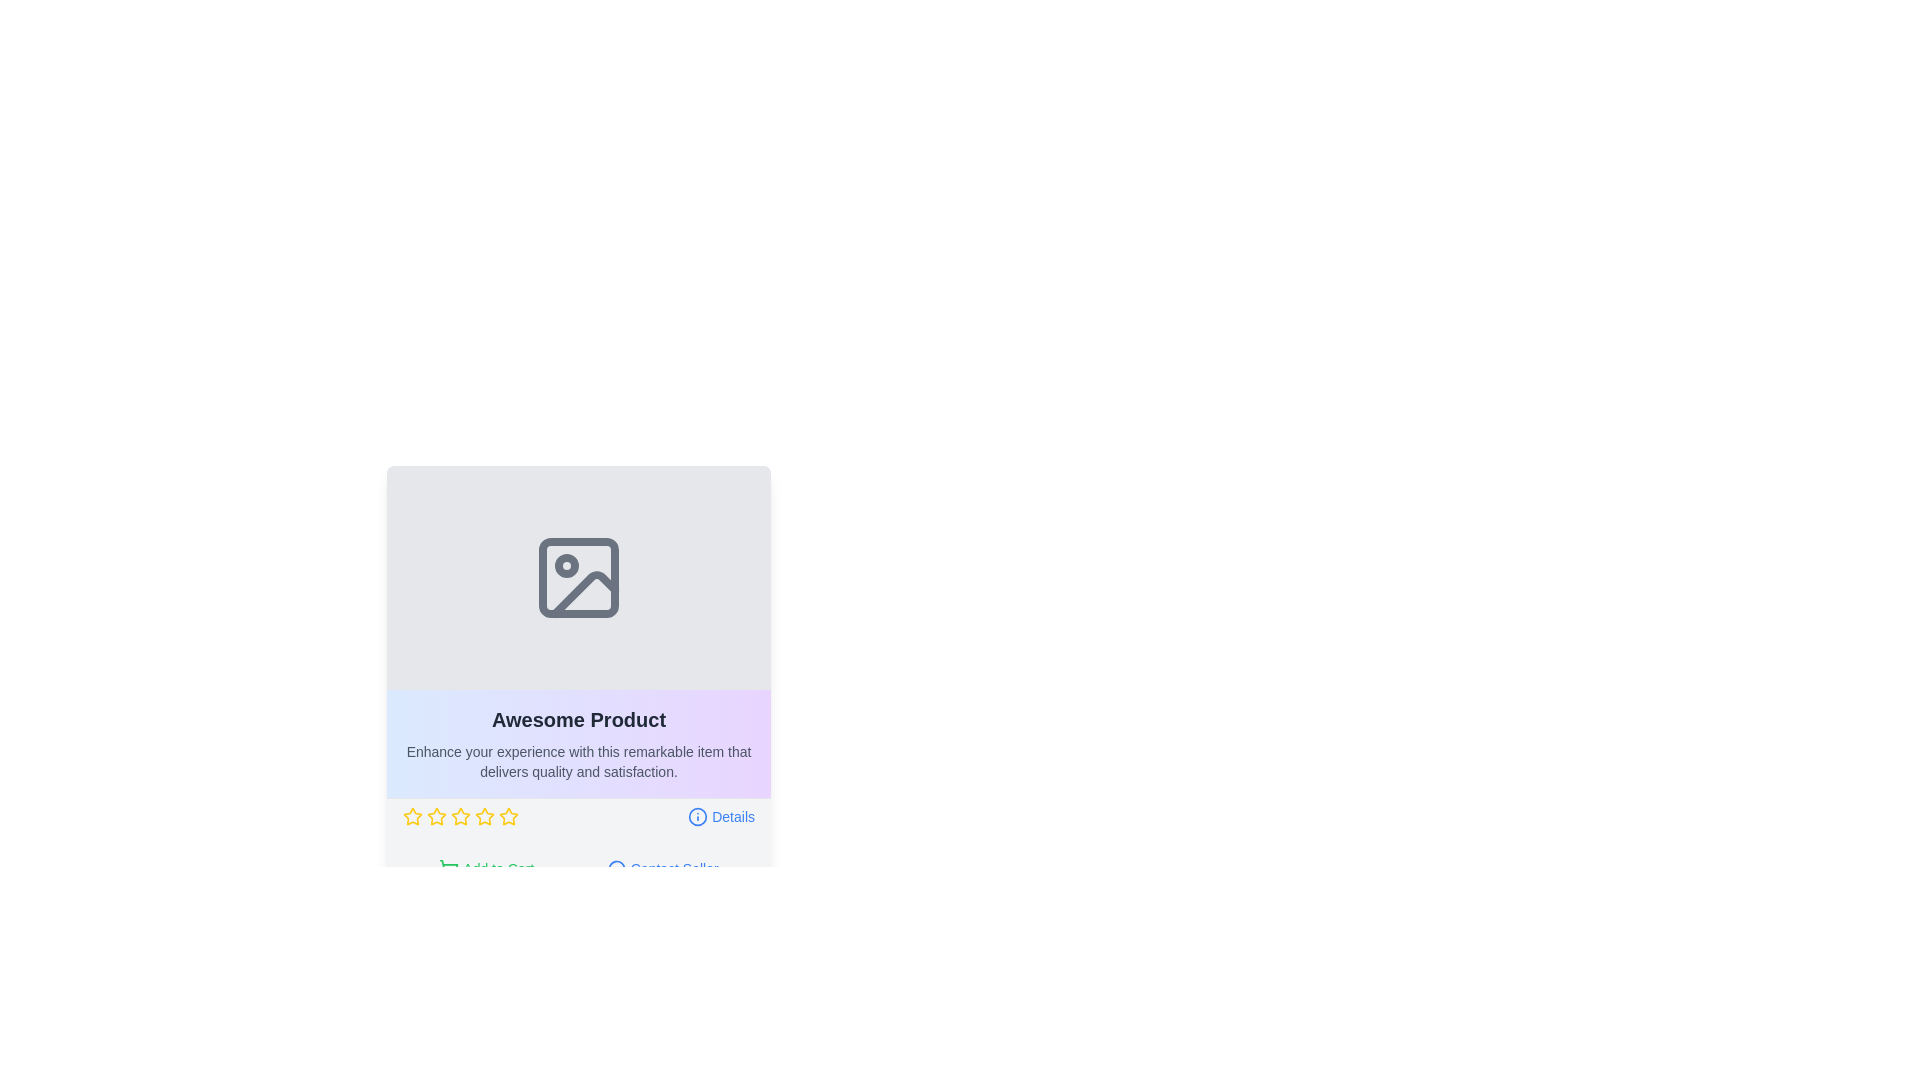 The height and width of the screenshot is (1080, 1920). What do you see at coordinates (720, 817) in the screenshot?
I see `the link at the bottom right of the product card` at bounding box center [720, 817].